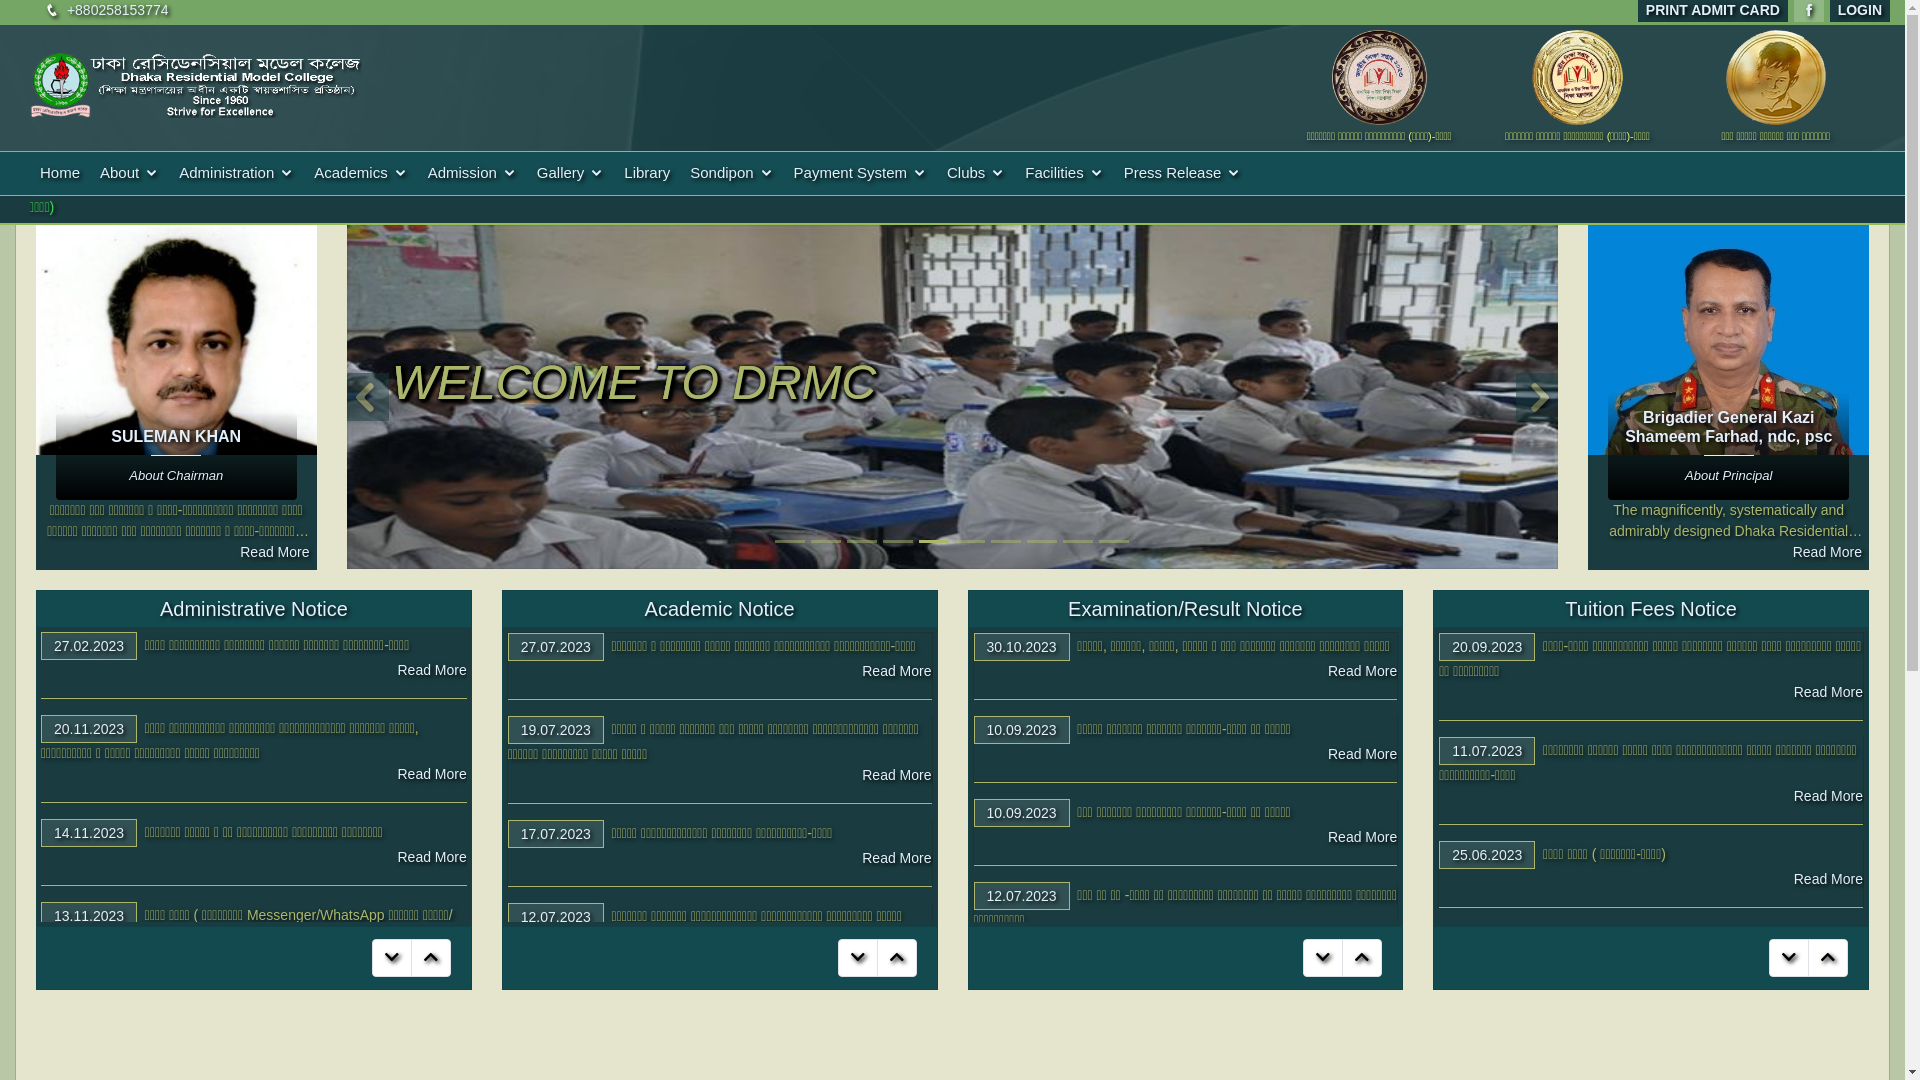  Describe the element at coordinates (168, 172) in the screenshot. I see `'Administration'` at that location.